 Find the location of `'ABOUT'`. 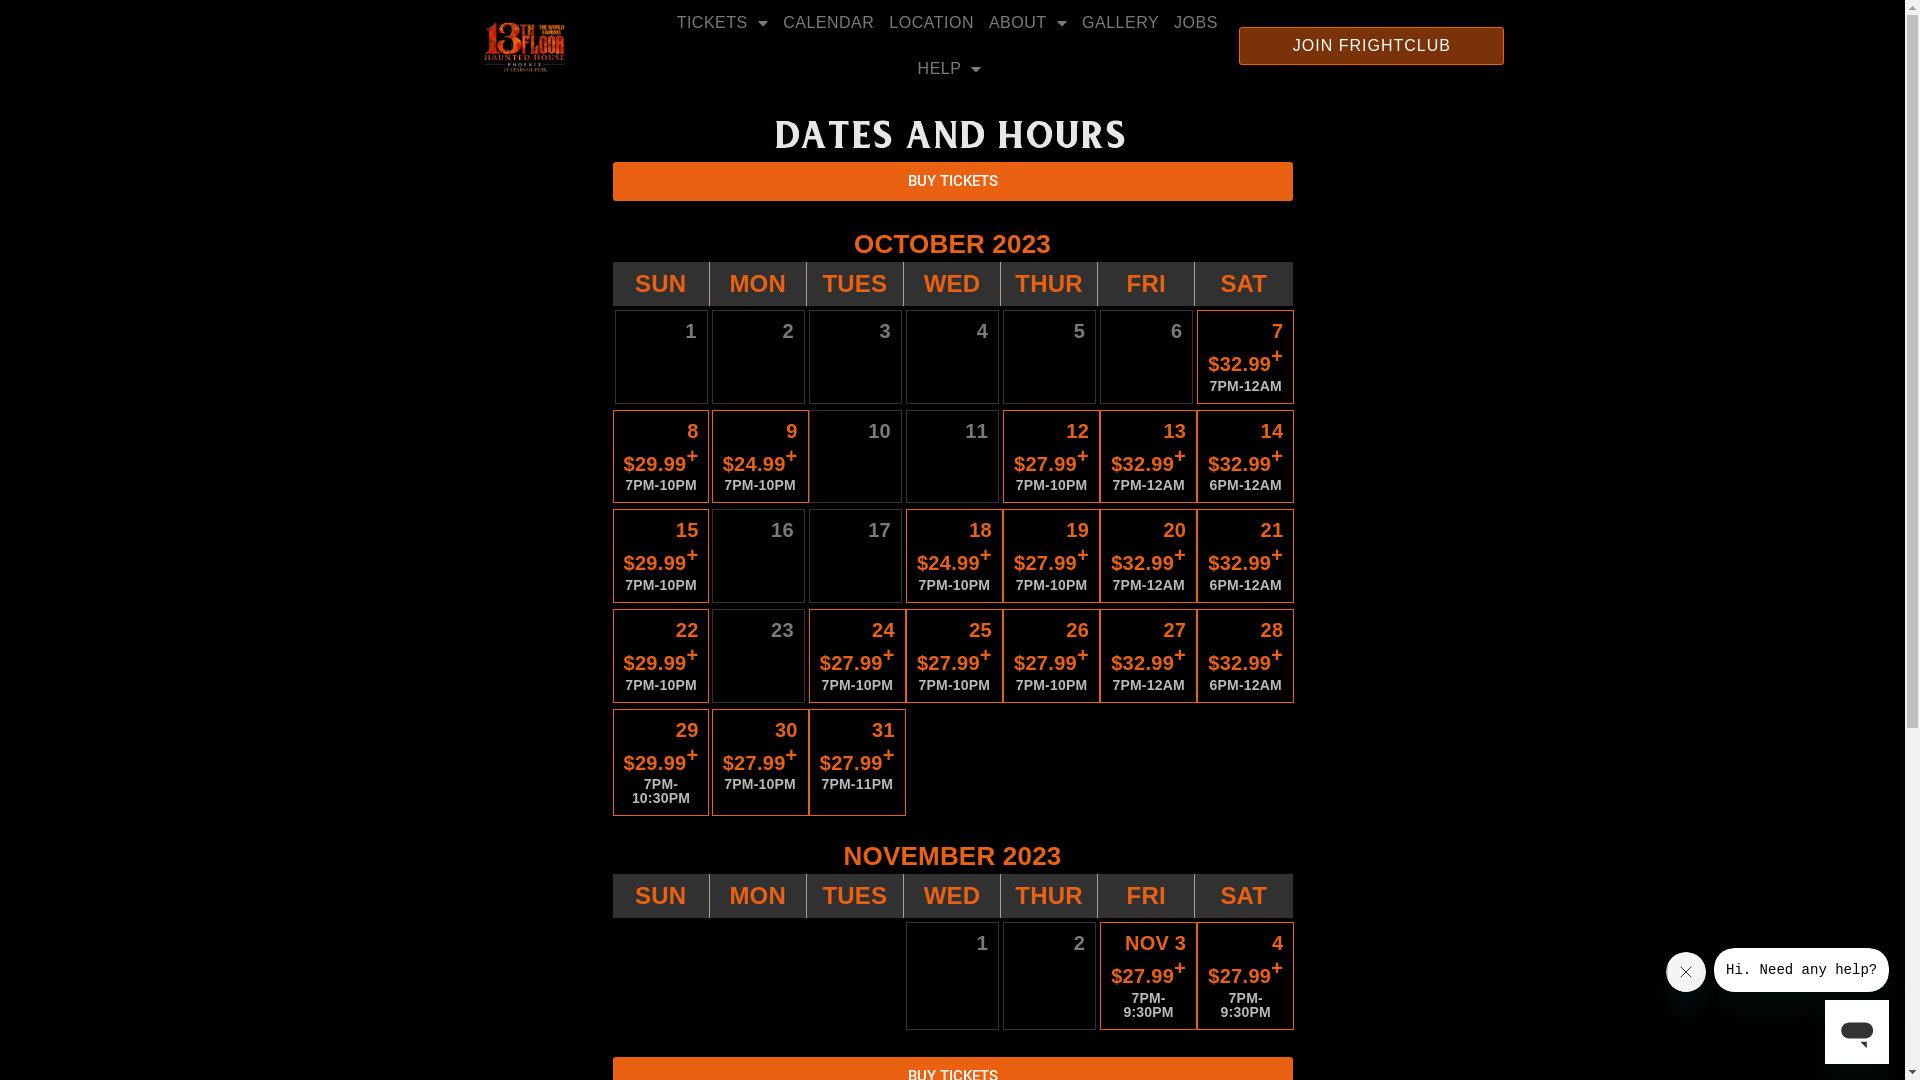

'ABOUT' is located at coordinates (983, 23).